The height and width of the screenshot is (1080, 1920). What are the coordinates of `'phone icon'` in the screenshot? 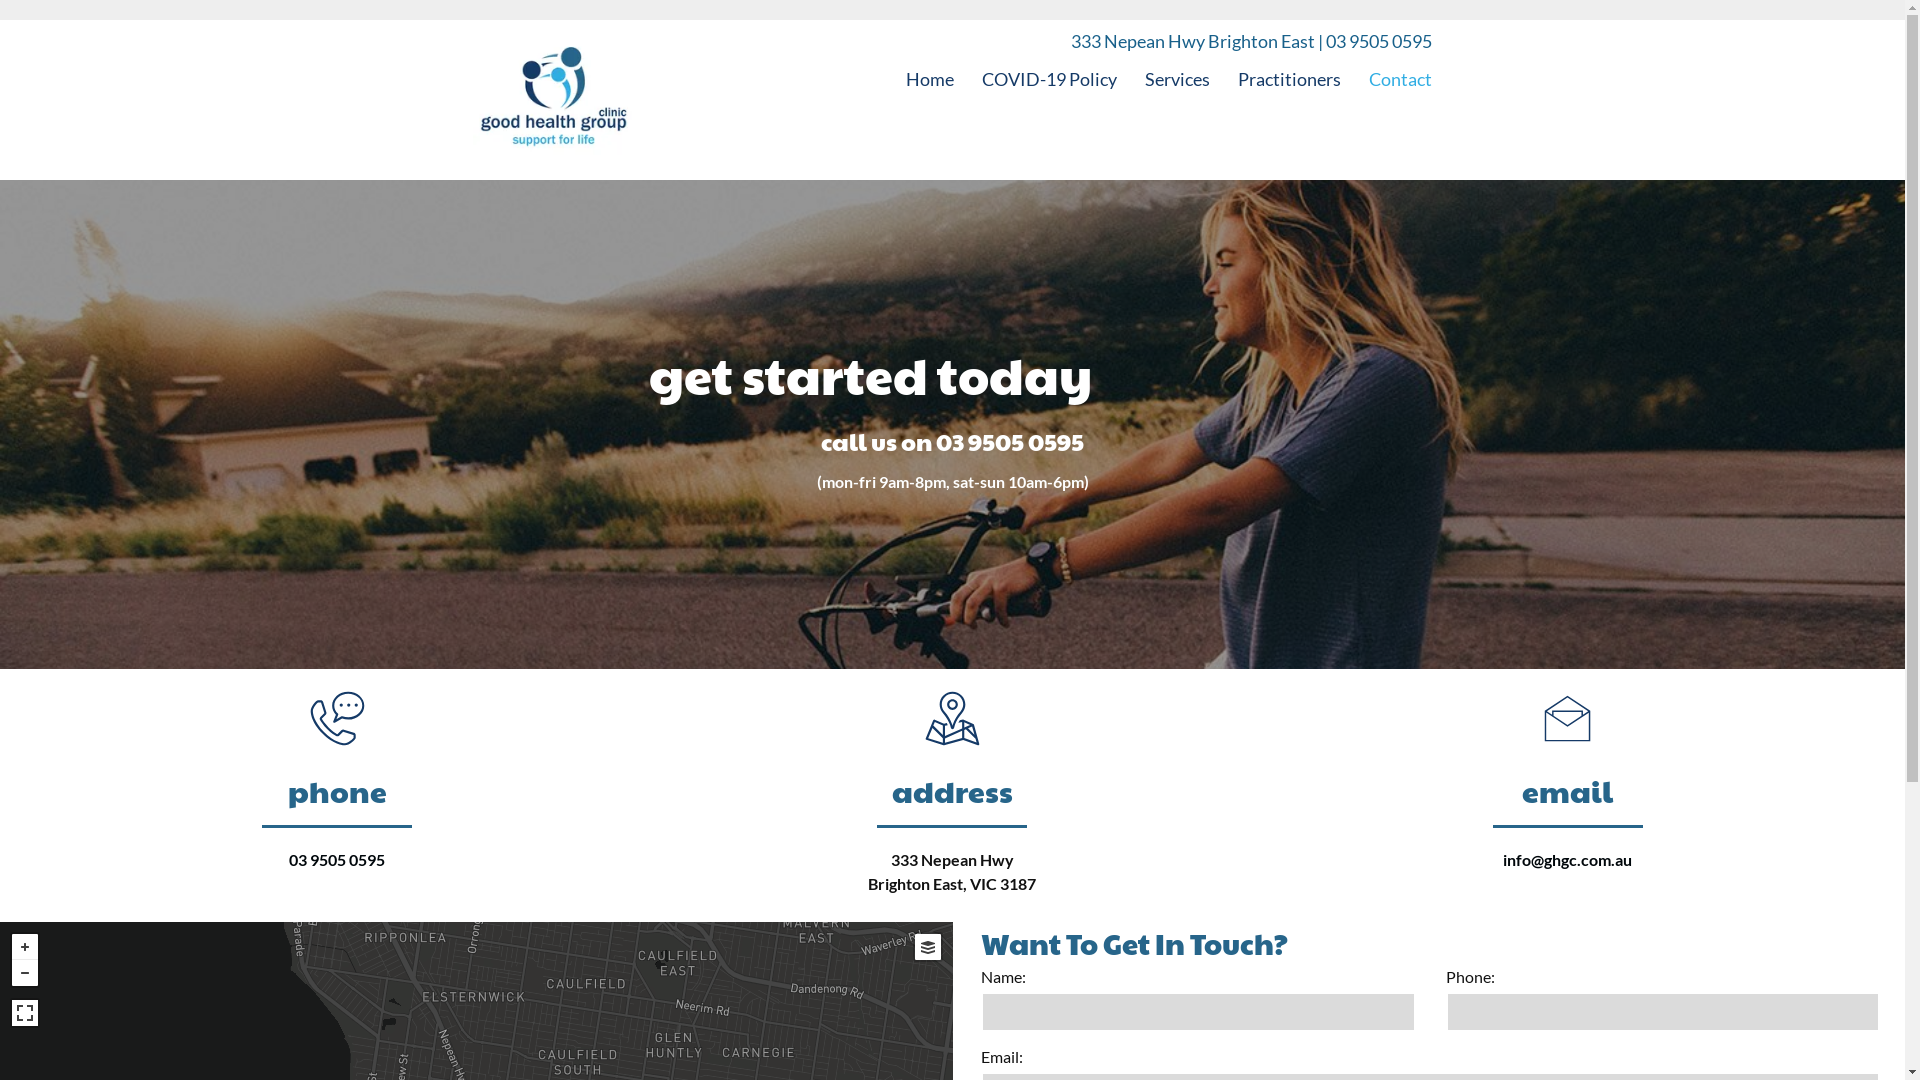 It's located at (298, 716).